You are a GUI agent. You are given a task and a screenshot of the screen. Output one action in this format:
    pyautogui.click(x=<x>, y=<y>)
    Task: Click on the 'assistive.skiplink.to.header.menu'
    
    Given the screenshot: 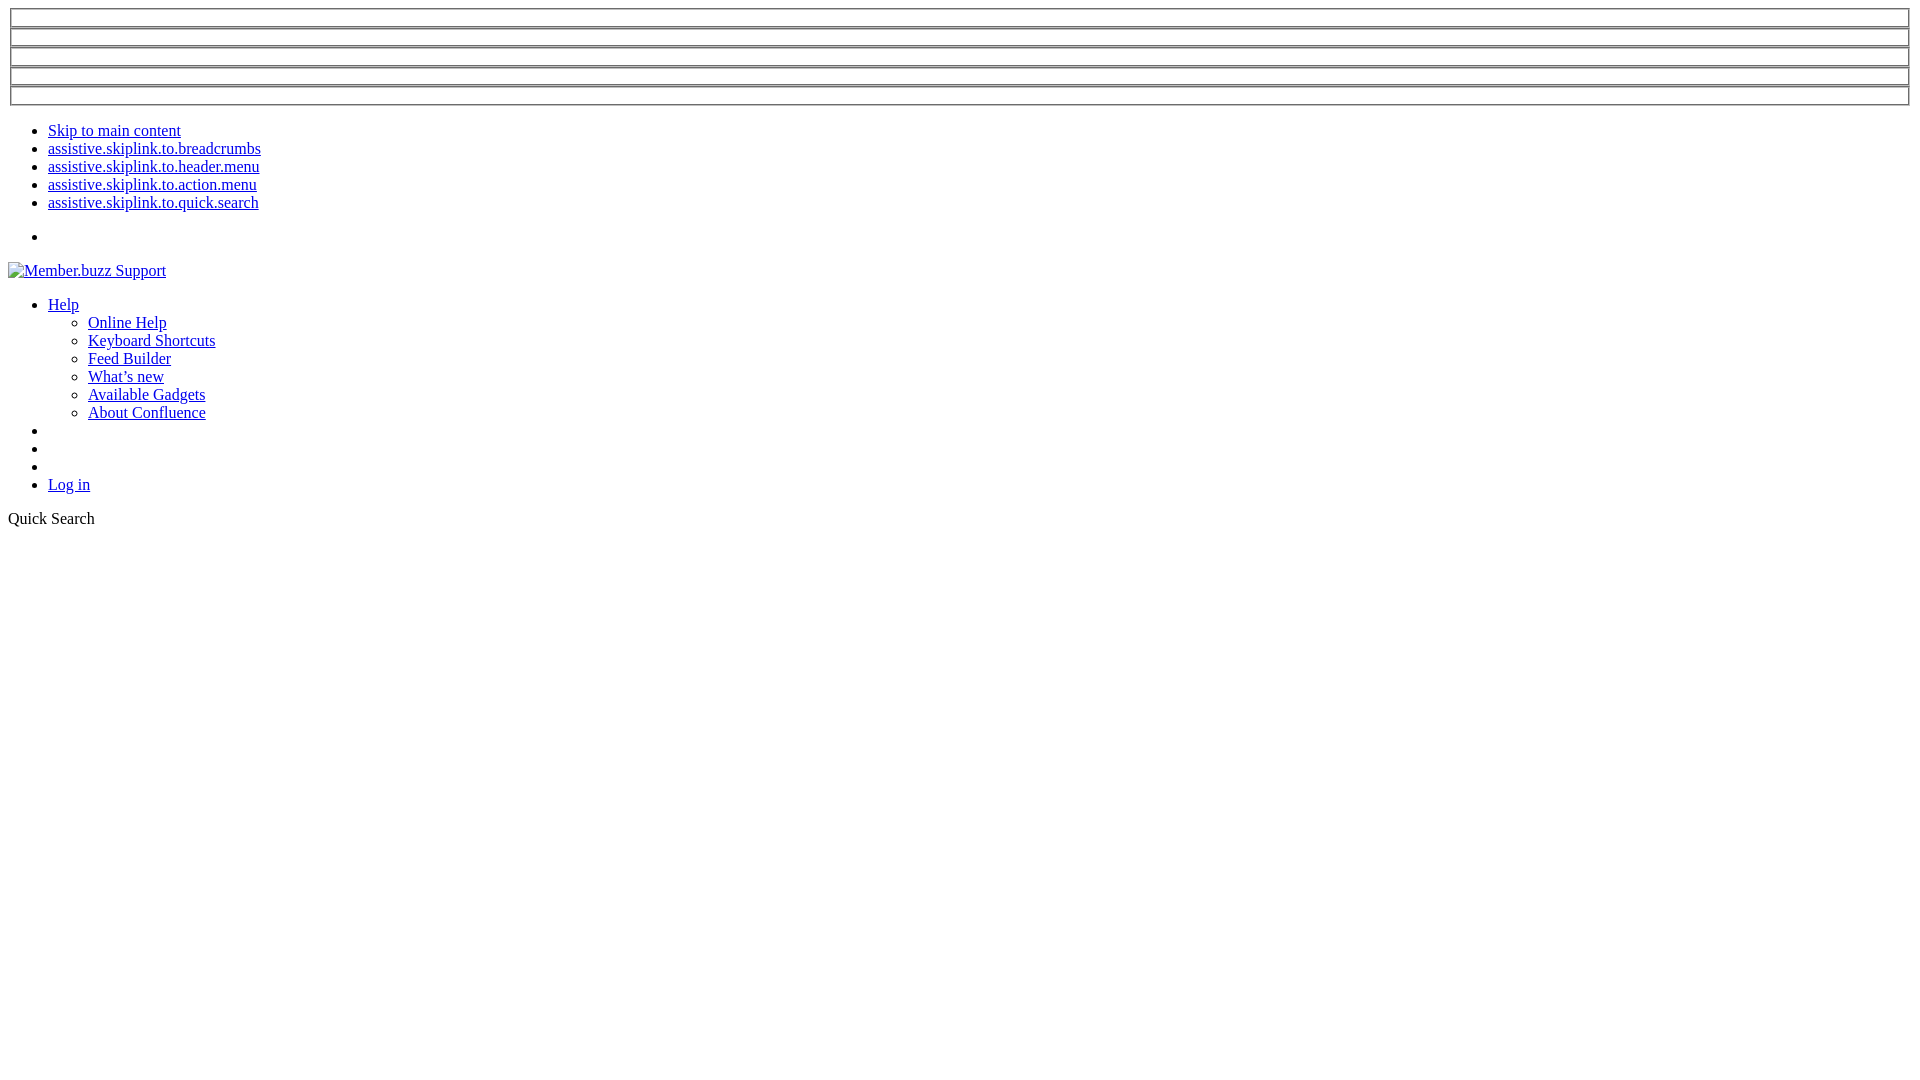 What is the action you would take?
    pyautogui.click(x=152, y=165)
    